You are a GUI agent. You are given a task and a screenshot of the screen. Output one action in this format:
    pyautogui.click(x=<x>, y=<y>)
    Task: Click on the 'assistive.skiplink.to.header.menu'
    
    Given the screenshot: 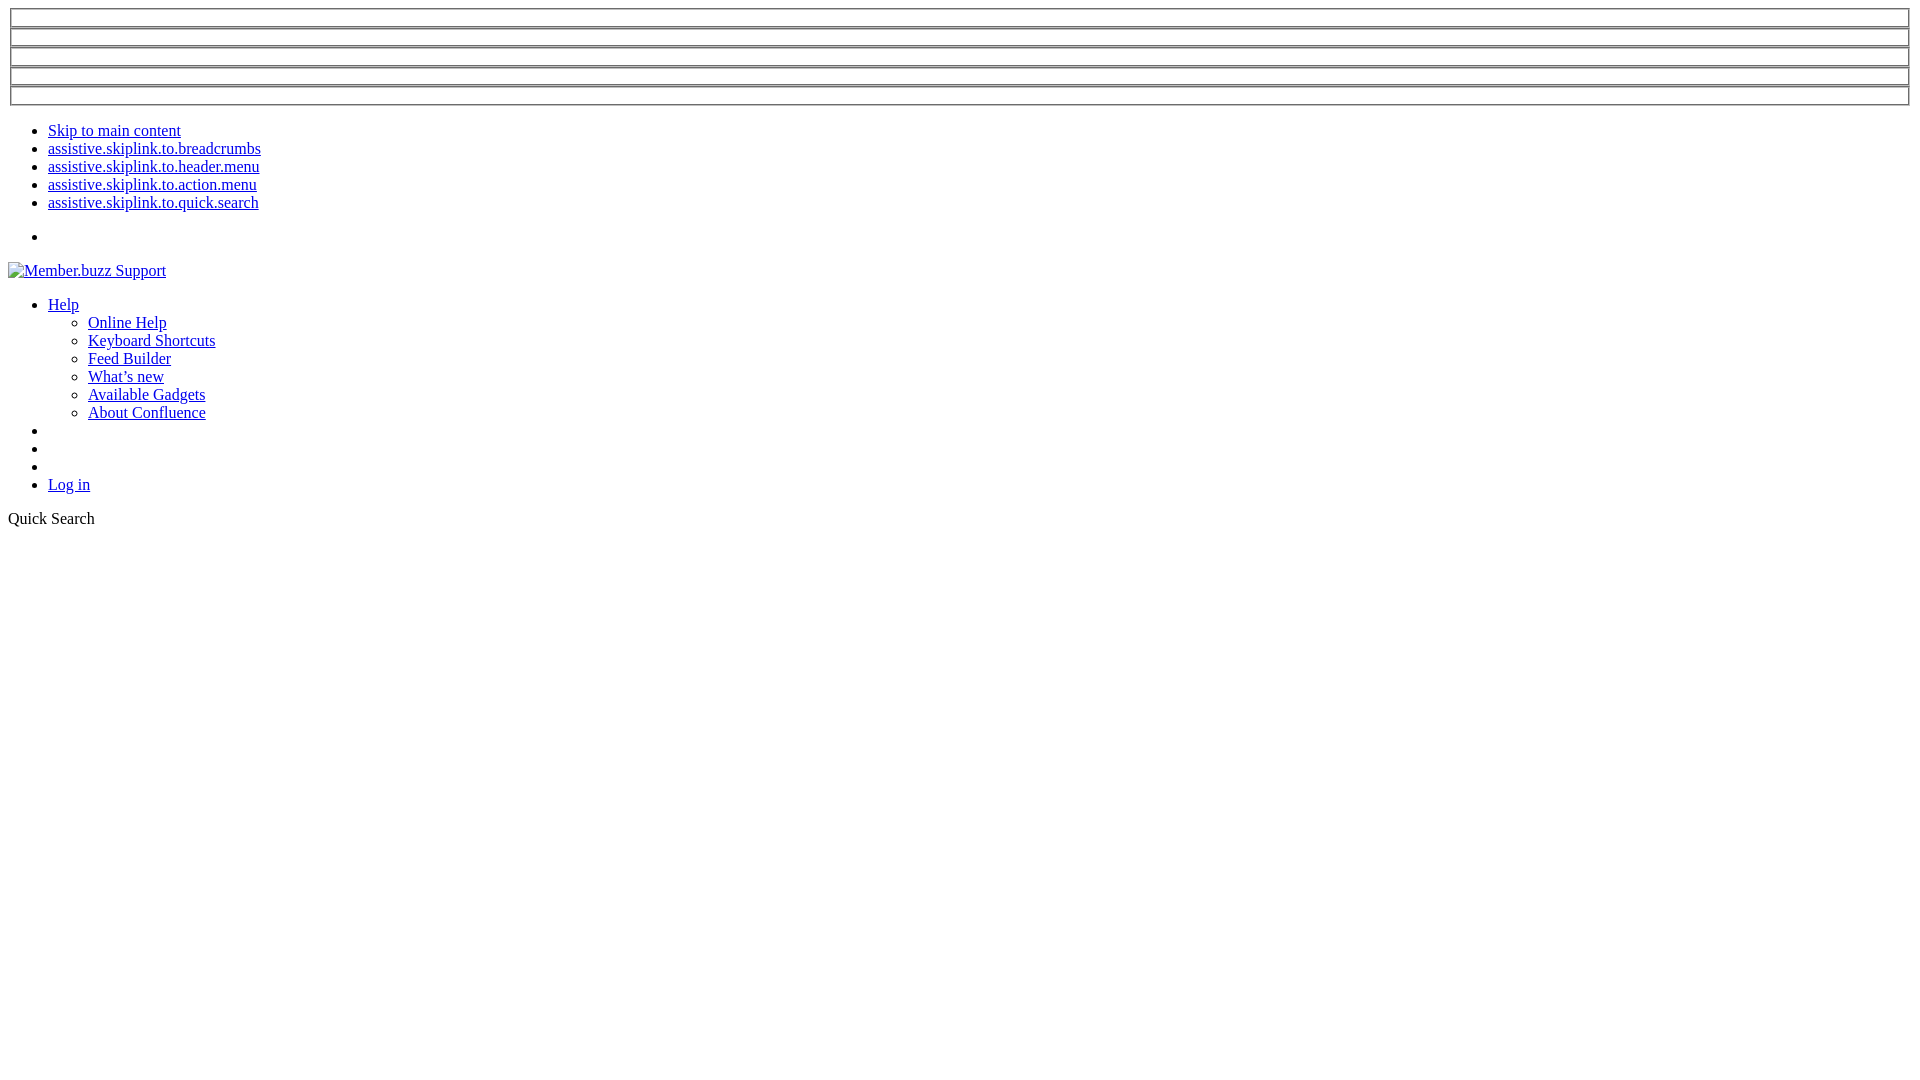 What is the action you would take?
    pyautogui.click(x=152, y=165)
    